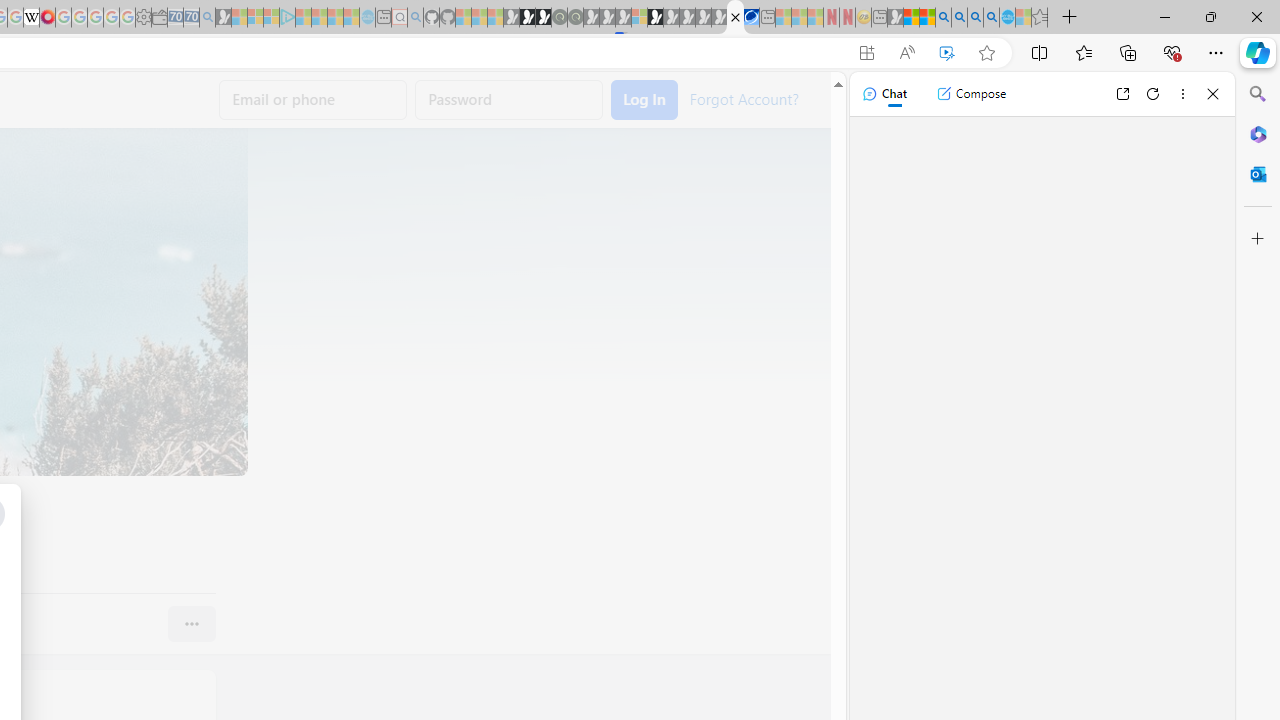 This screenshot has height=720, width=1280. I want to click on 'Password', so click(509, 100).